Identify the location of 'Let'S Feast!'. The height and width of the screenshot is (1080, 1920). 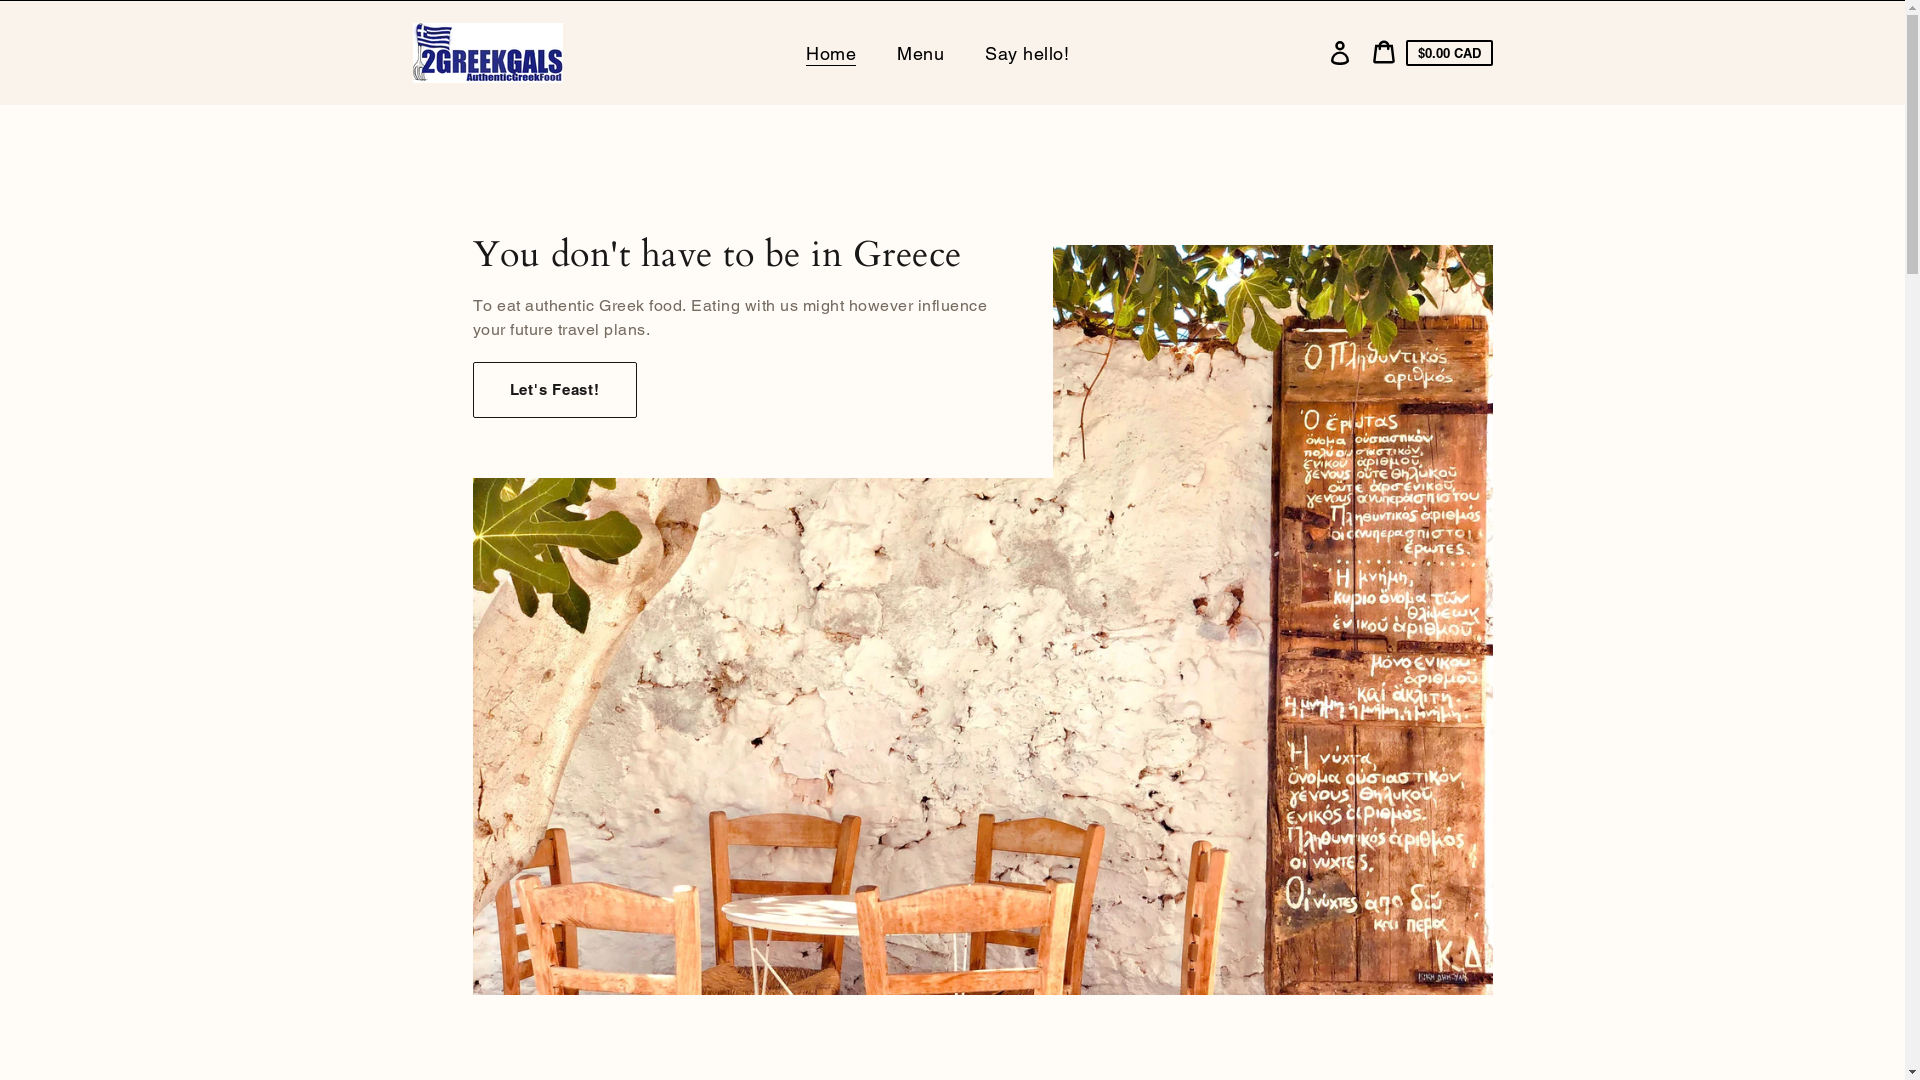
(553, 389).